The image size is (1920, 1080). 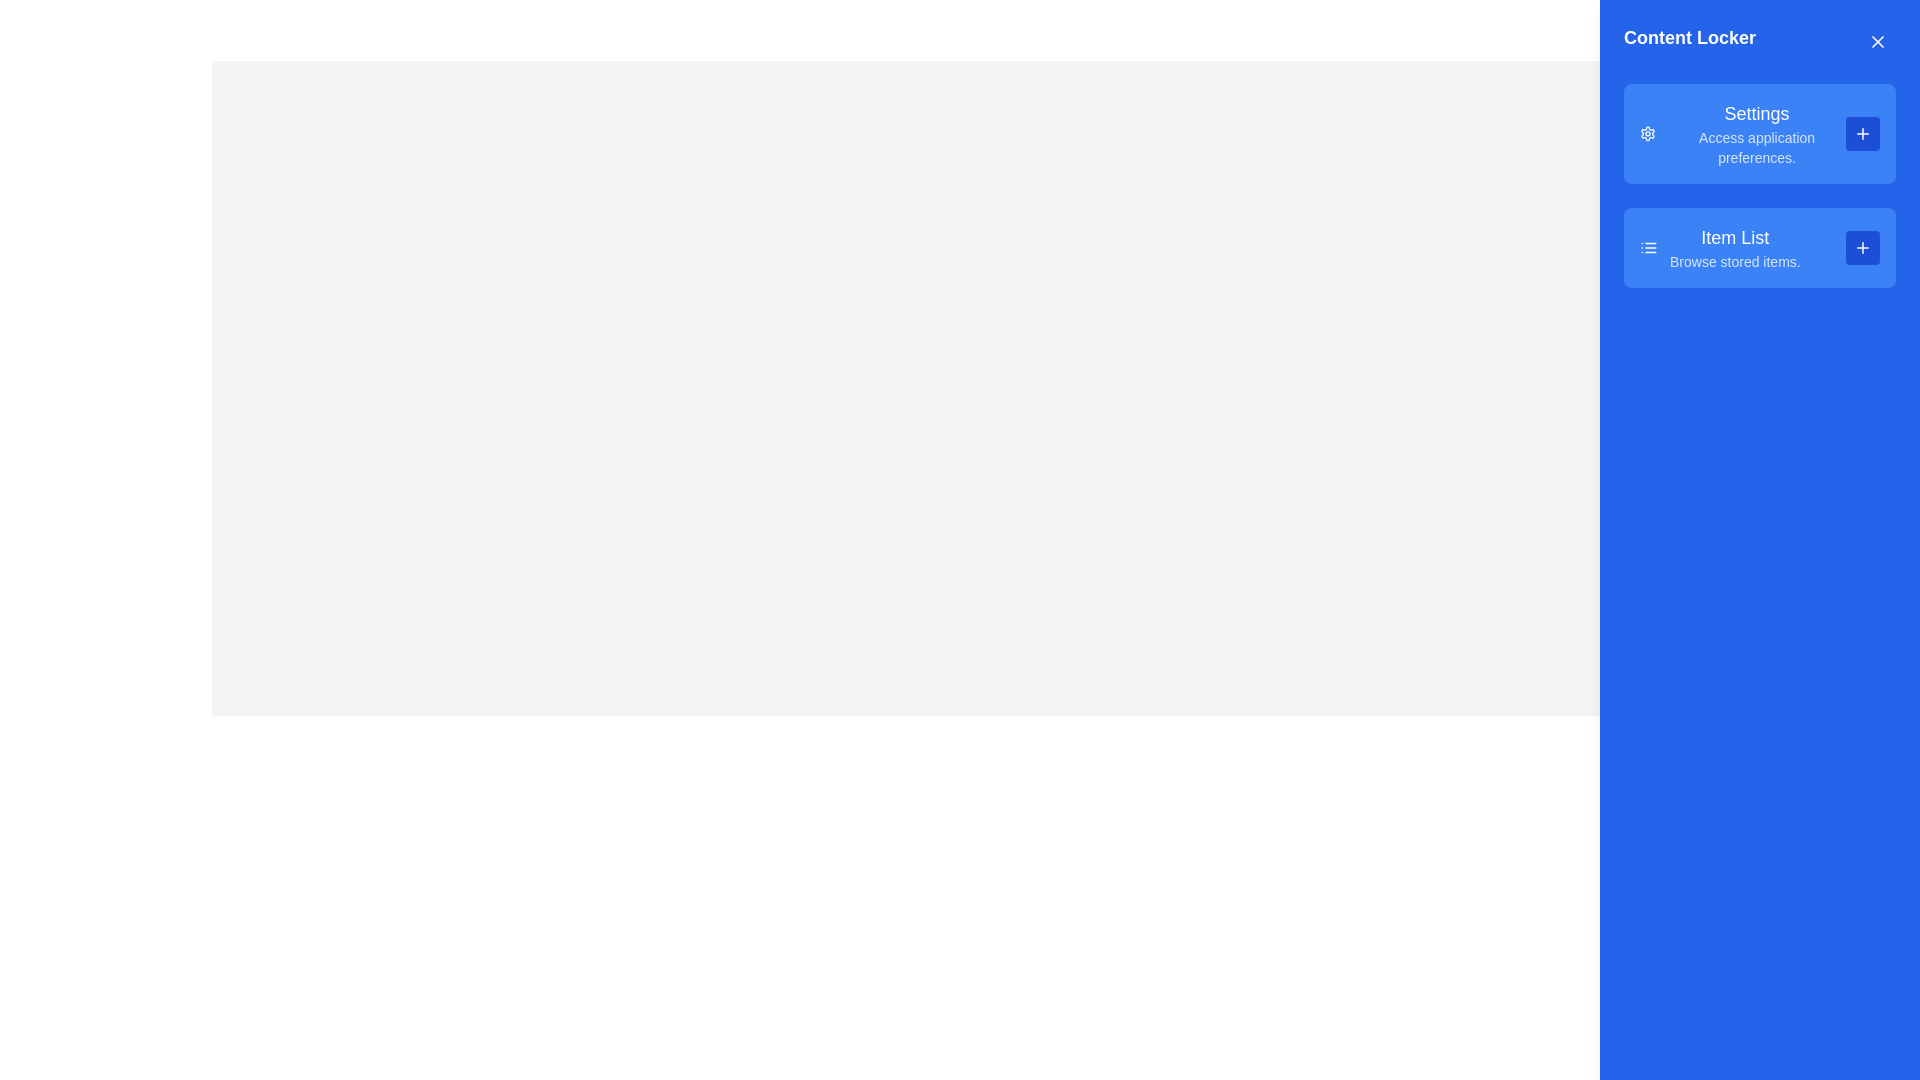 What do you see at coordinates (1861, 246) in the screenshot?
I see `the blue square button with rounded corners and a '+' icon at its center, located on the right side of the 'Item List' panel under 'Content Locker'` at bounding box center [1861, 246].